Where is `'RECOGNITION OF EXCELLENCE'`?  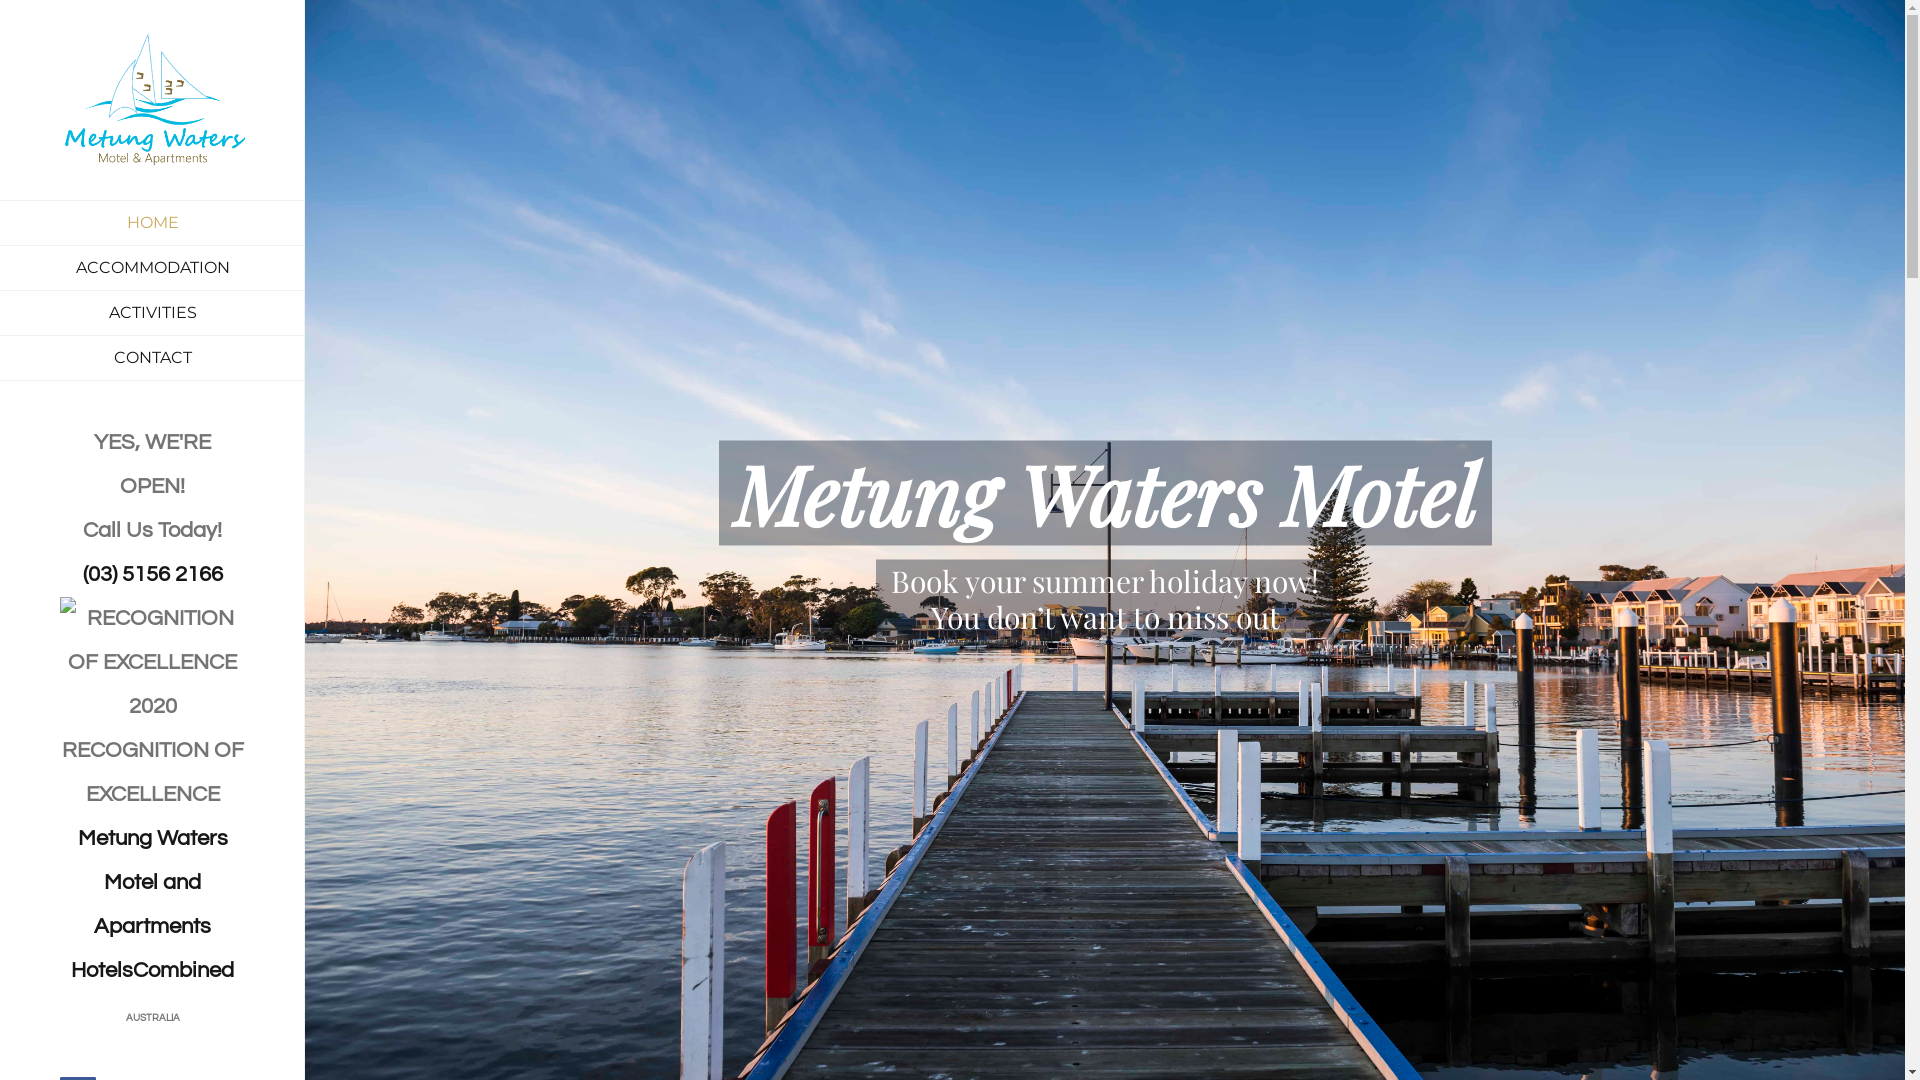 'RECOGNITION OF EXCELLENCE' is located at coordinates (151, 640).